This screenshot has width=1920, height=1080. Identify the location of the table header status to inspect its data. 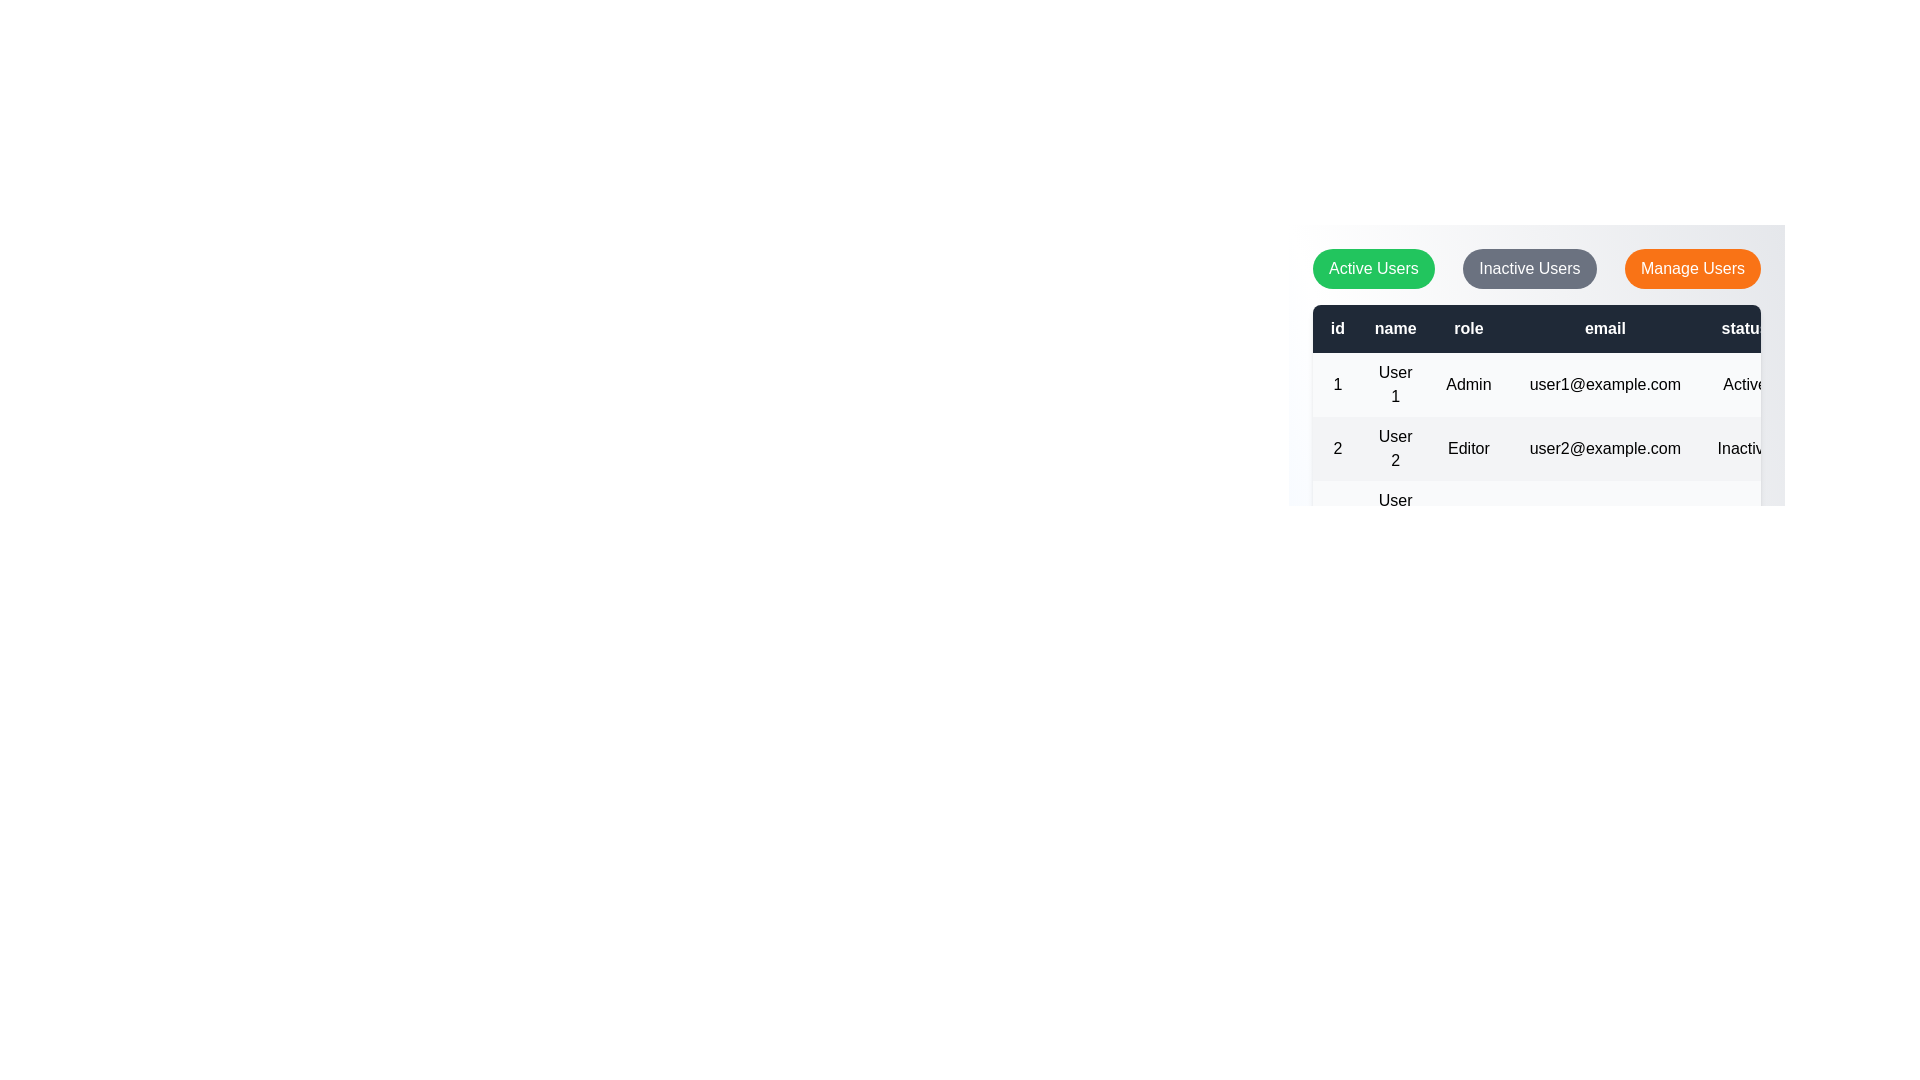
(1744, 327).